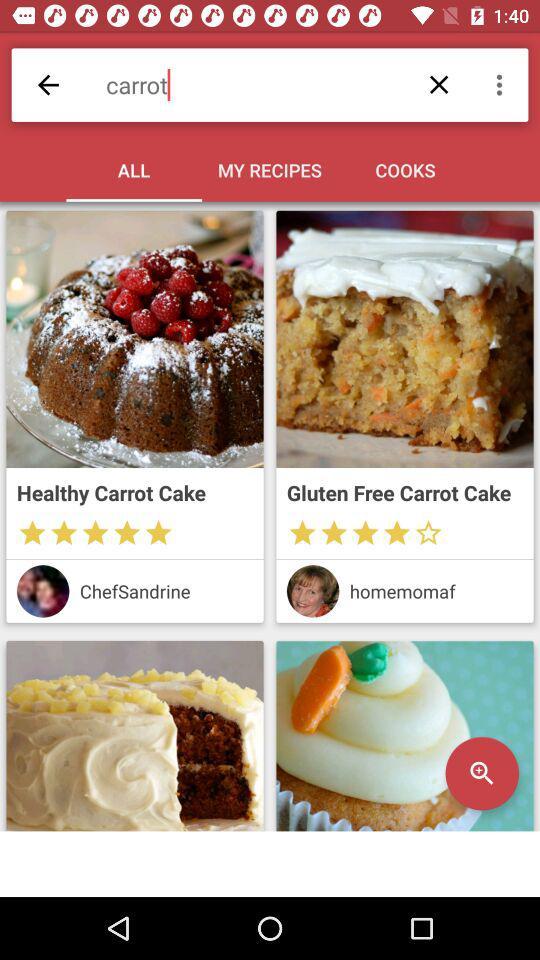 The image size is (540, 960). I want to click on the gluten free carrot item, so click(405, 491).